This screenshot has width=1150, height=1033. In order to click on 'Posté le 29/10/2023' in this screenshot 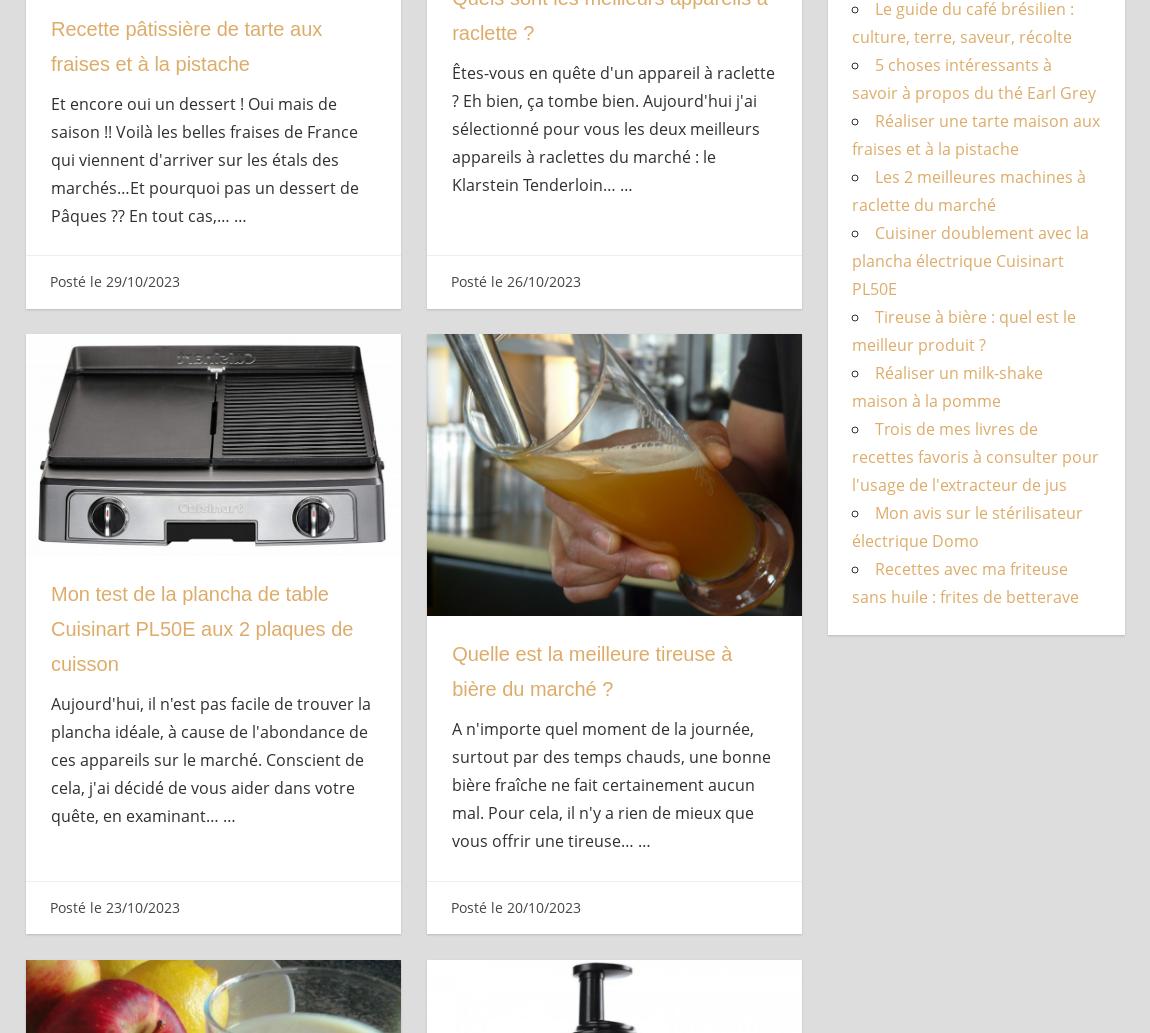, I will do `click(47, 280)`.